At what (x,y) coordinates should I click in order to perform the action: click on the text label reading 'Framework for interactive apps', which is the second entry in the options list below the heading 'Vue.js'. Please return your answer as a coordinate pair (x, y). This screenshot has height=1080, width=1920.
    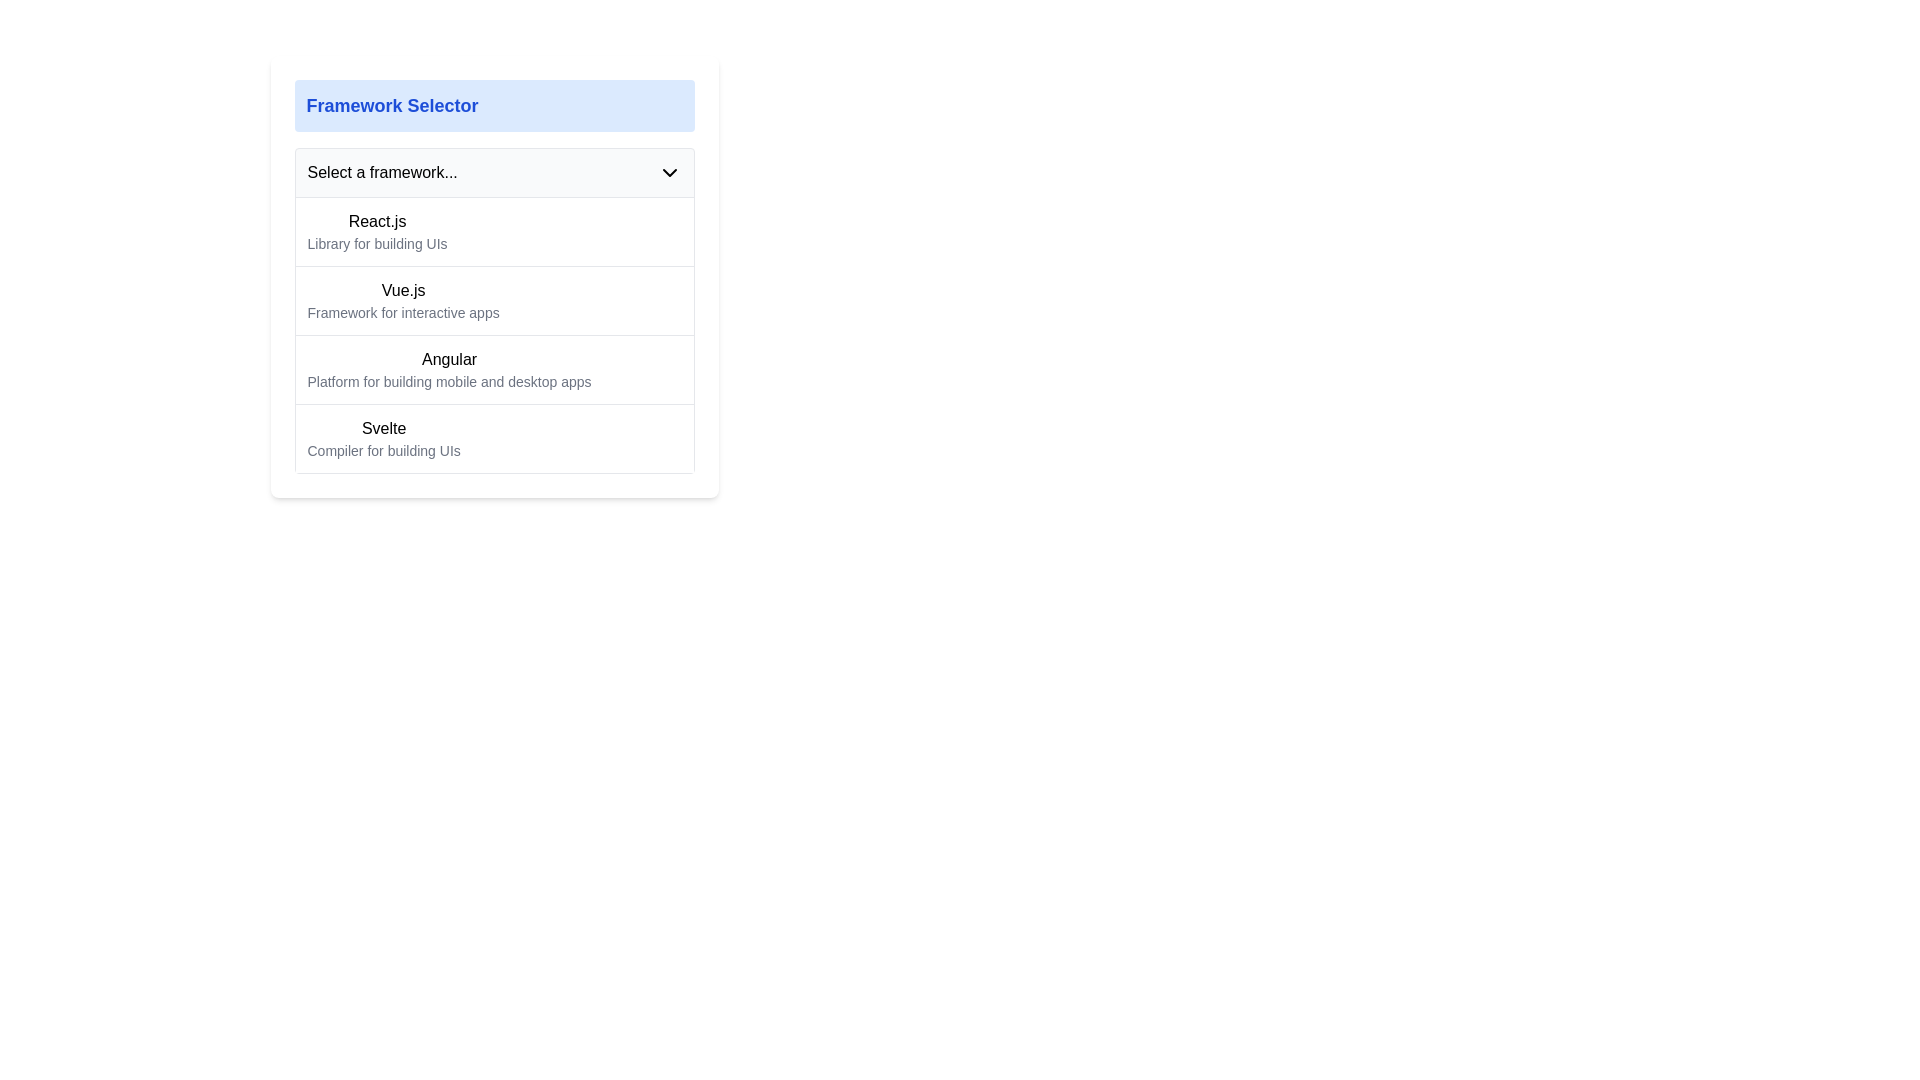
    Looking at the image, I should click on (402, 312).